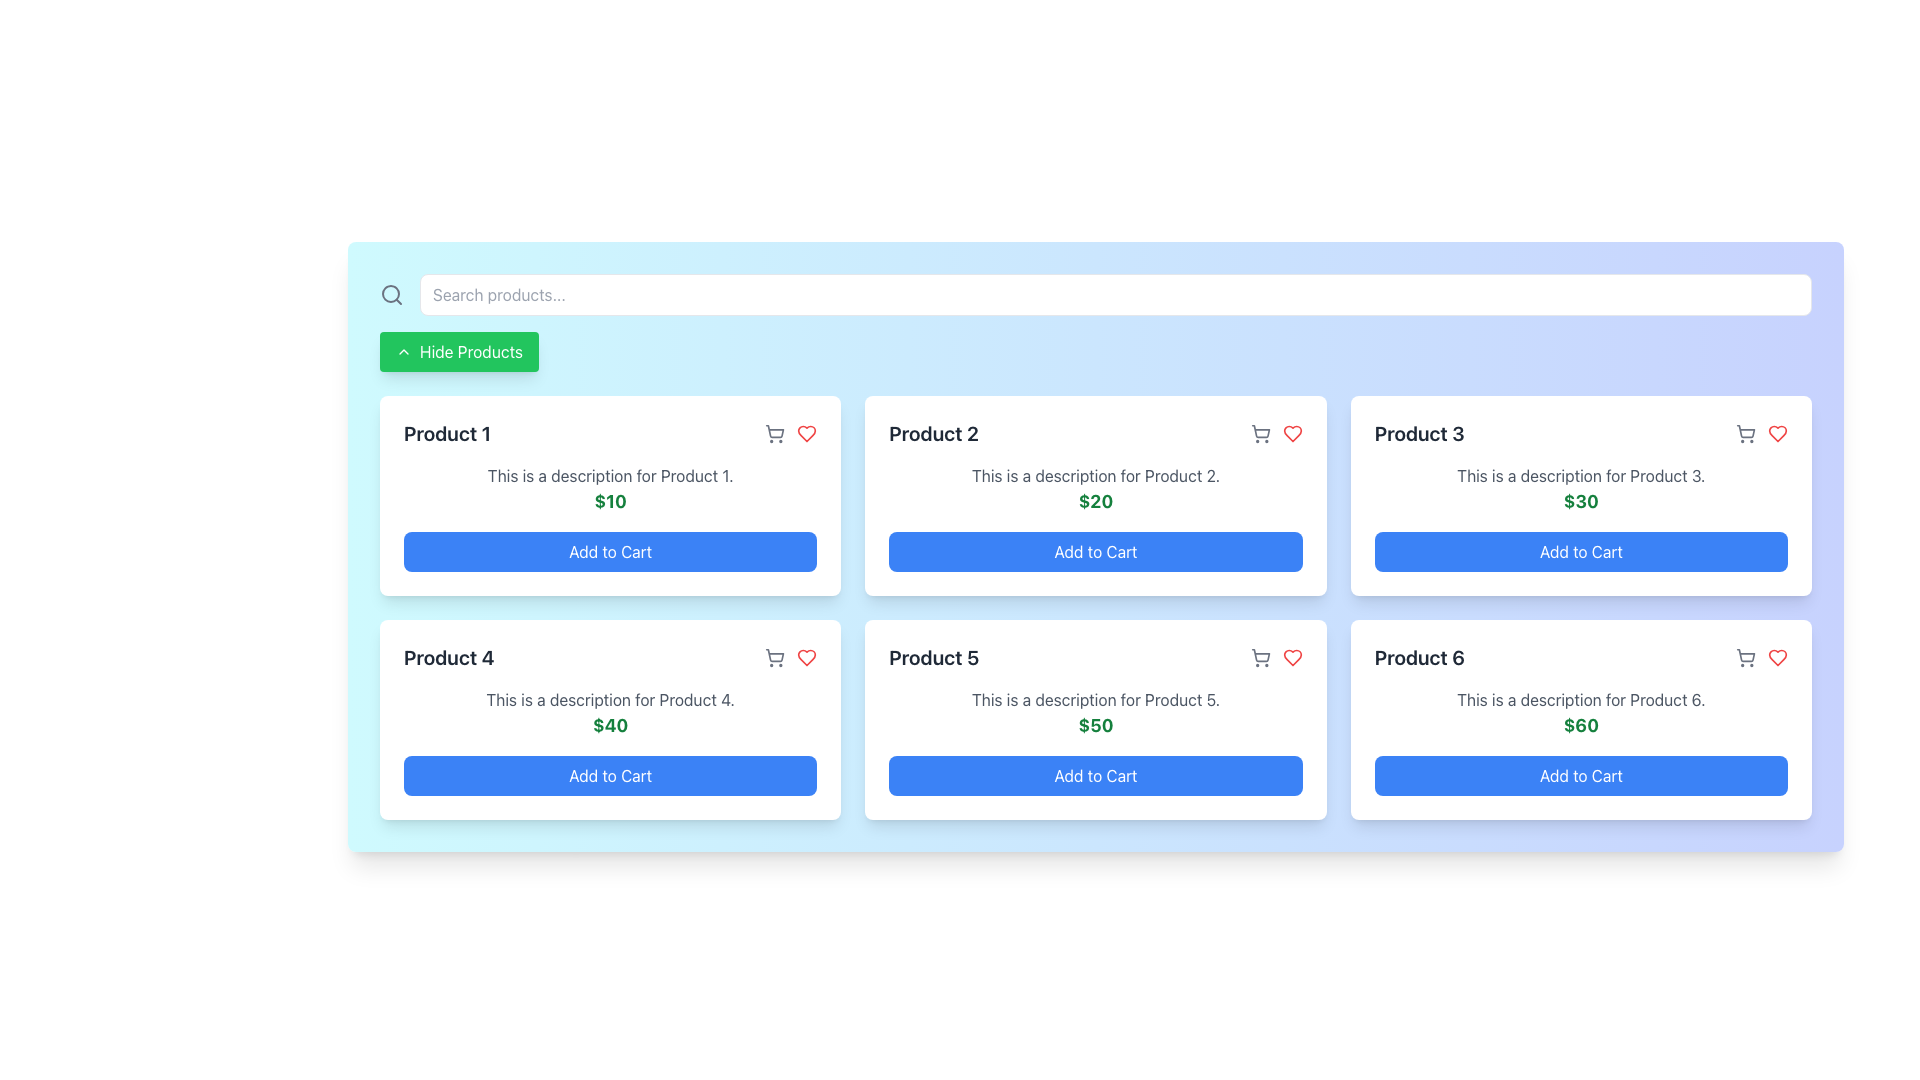 This screenshot has width=1920, height=1080. I want to click on the 'Product 6' card, which features a bold title, description, price label, and 'Add, so click(1580, 720).